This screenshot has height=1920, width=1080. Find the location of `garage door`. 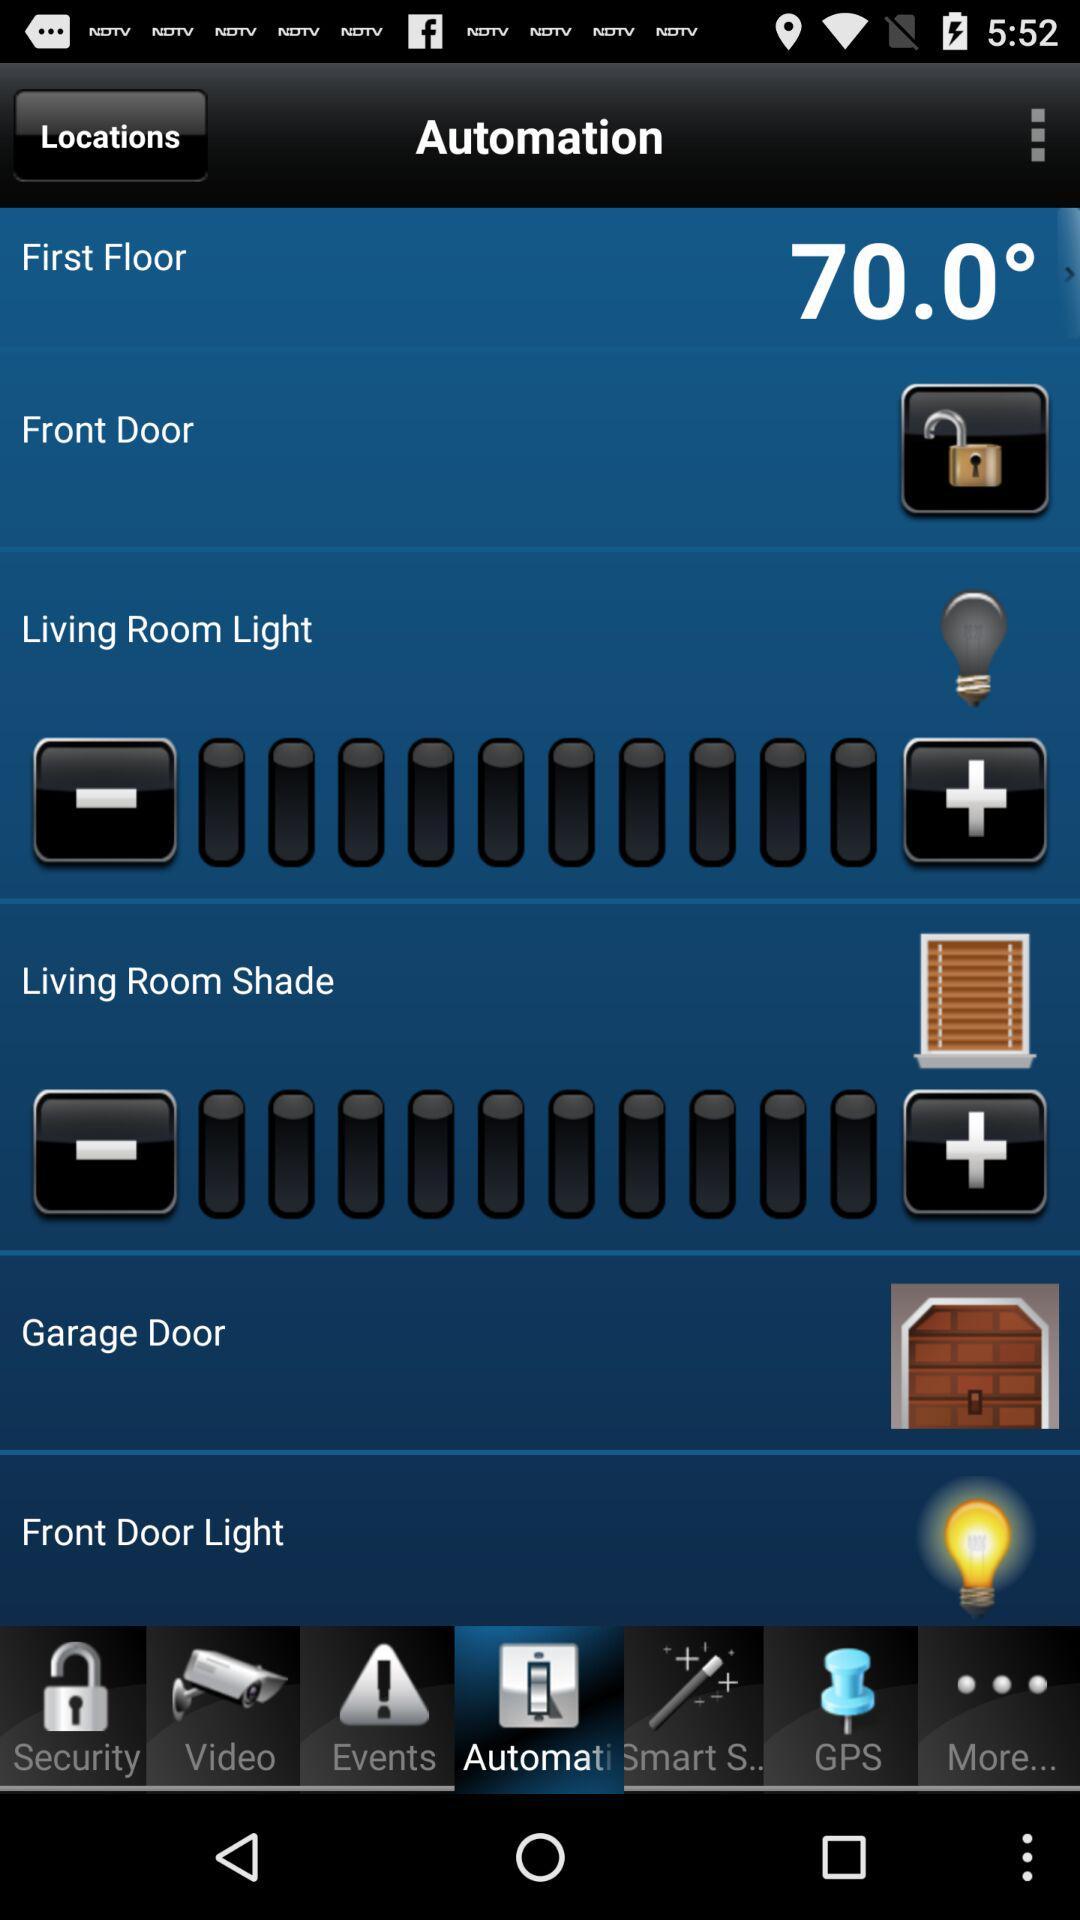

garage door is located at coordinates (974, 1352).